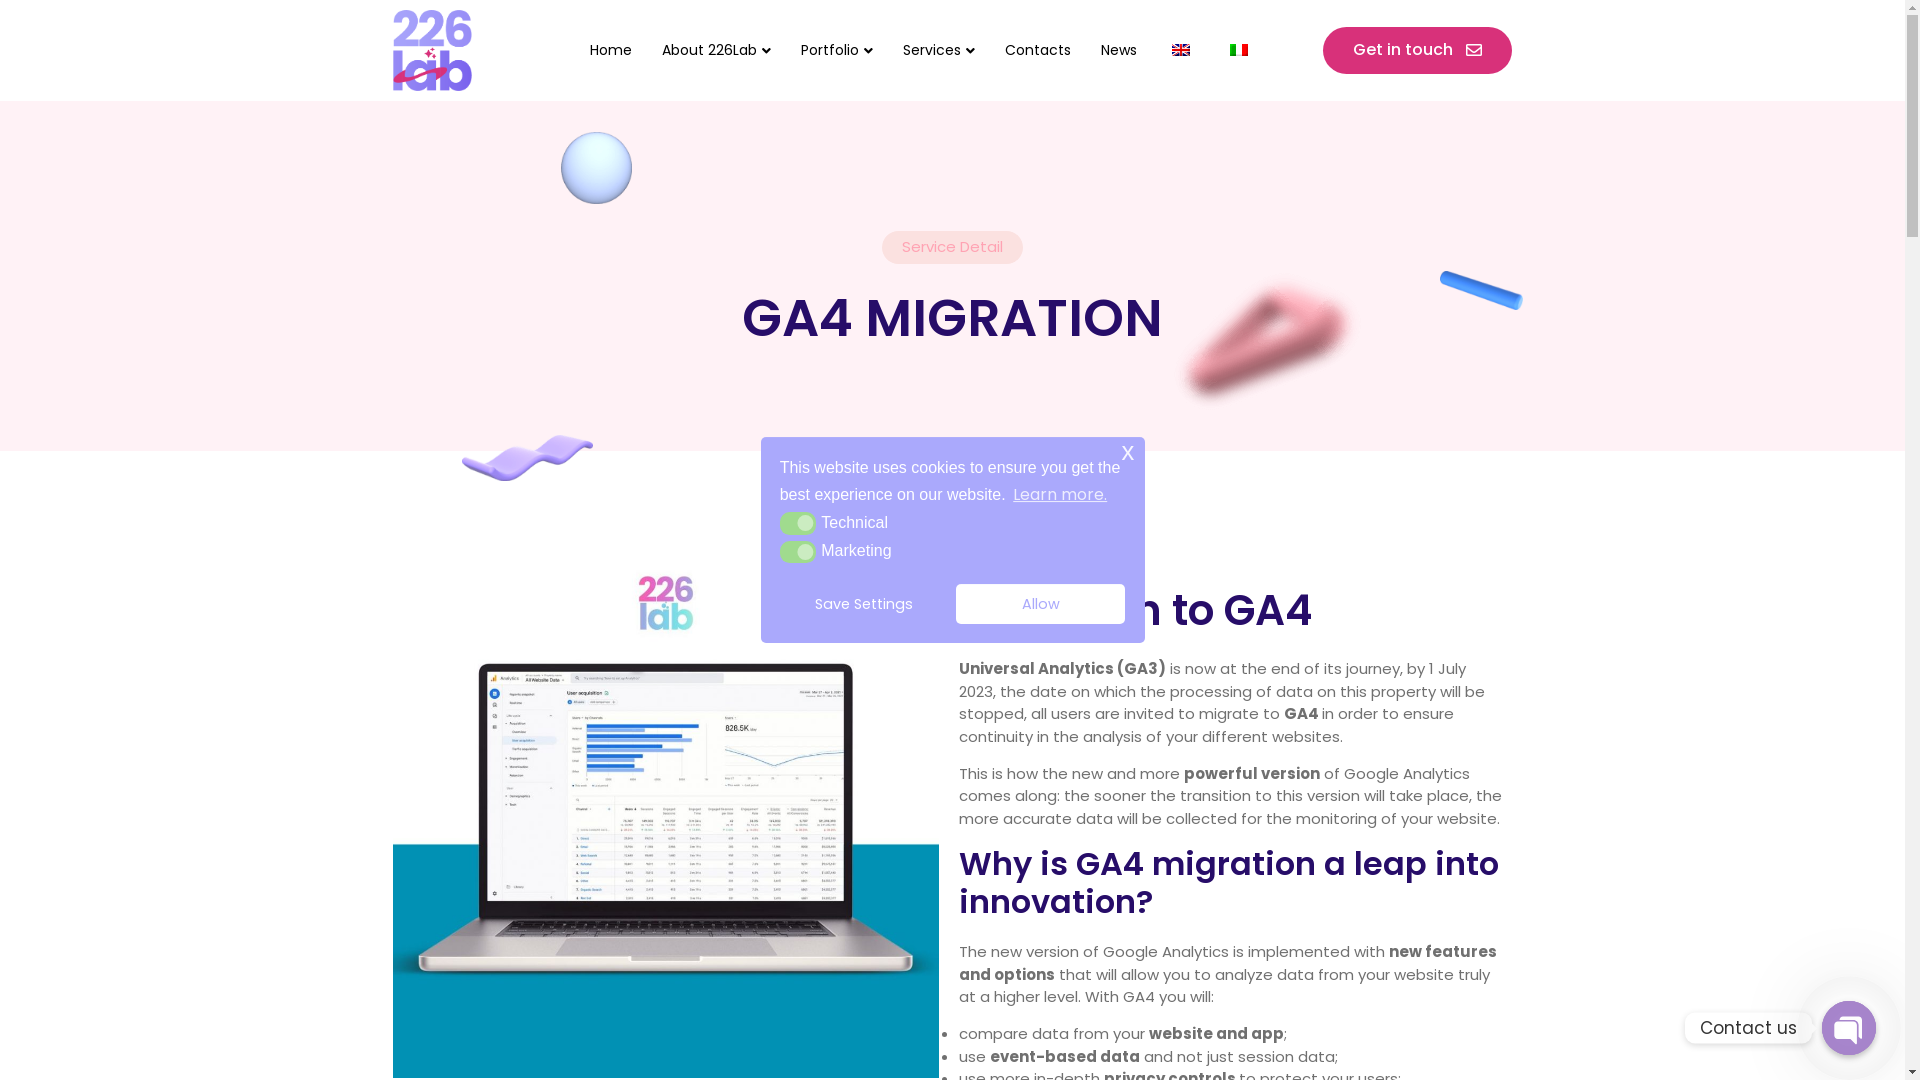  What do you see at coordinates (864, 603) in the screenshot?
I see `'Save Settings'` at bounding box center [864, 603].